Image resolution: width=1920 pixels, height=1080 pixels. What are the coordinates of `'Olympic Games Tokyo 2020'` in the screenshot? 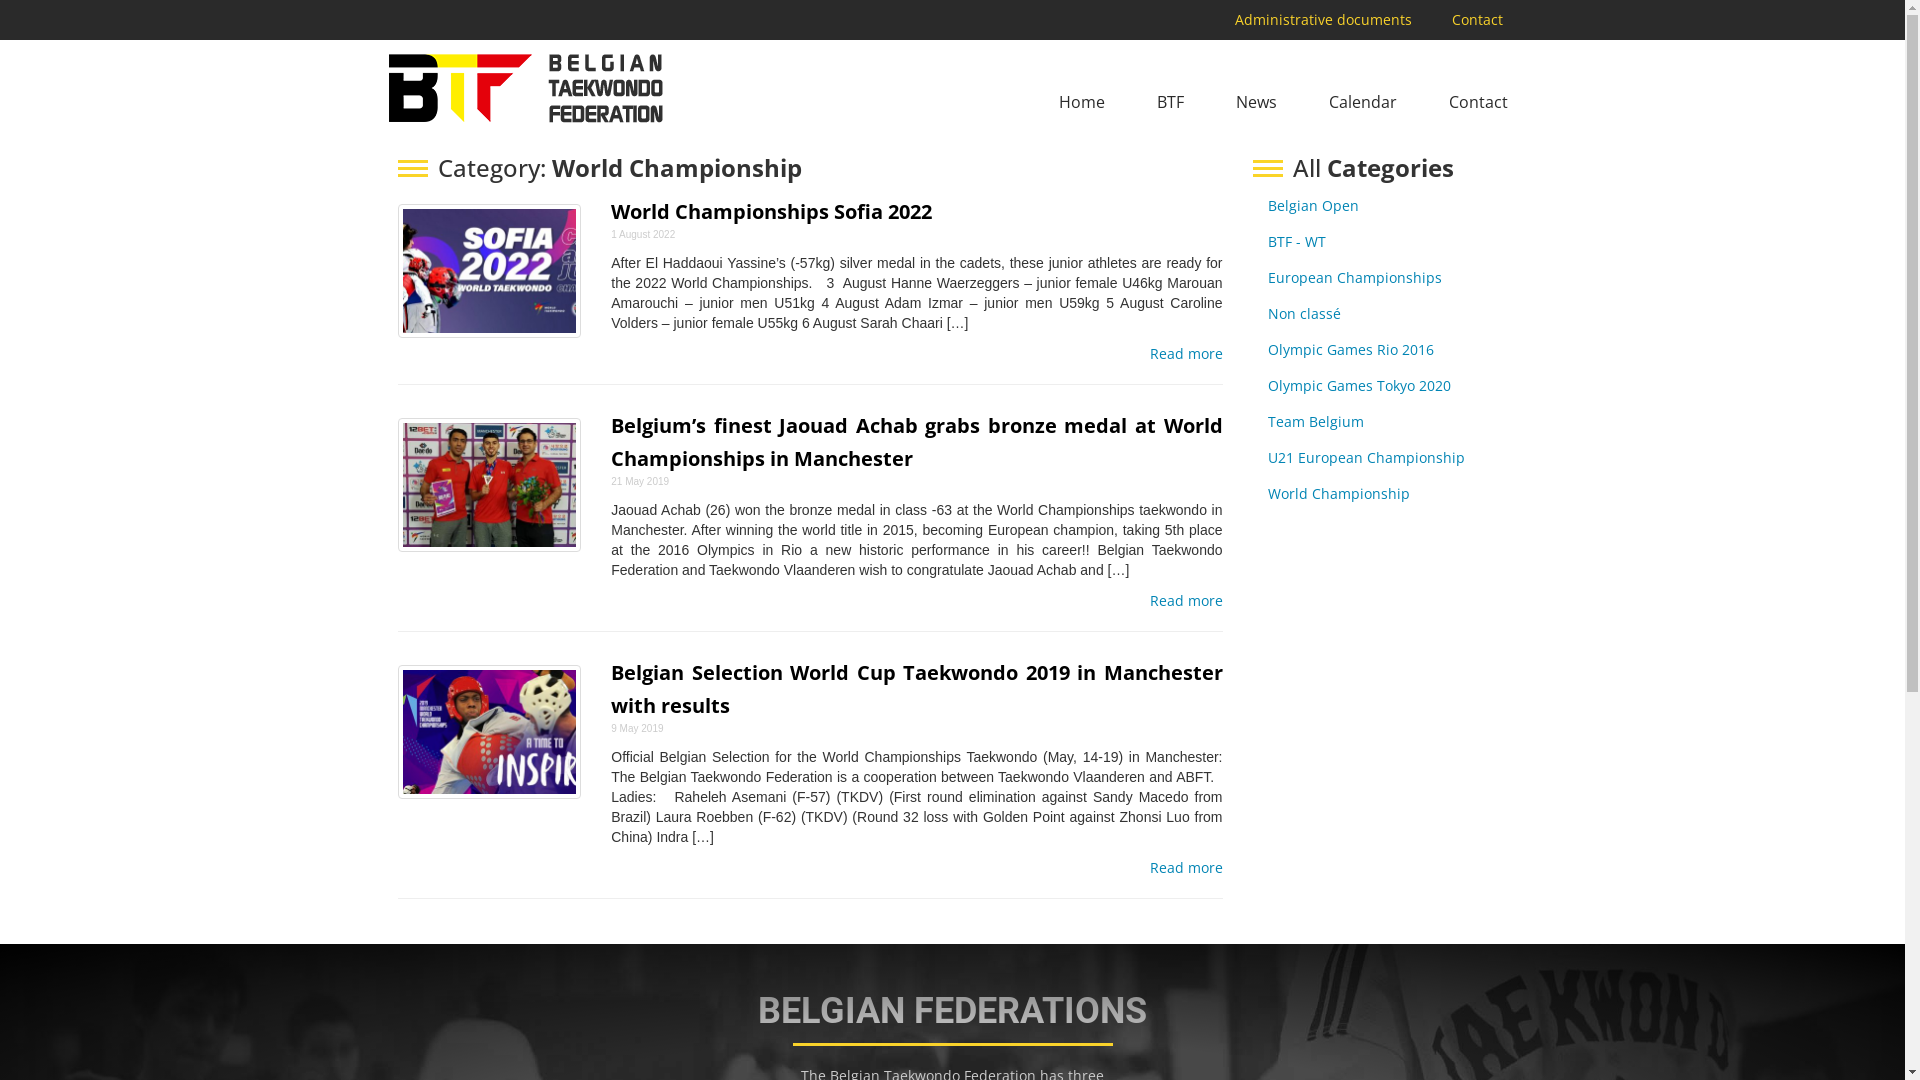 It's located at (1359, 385).